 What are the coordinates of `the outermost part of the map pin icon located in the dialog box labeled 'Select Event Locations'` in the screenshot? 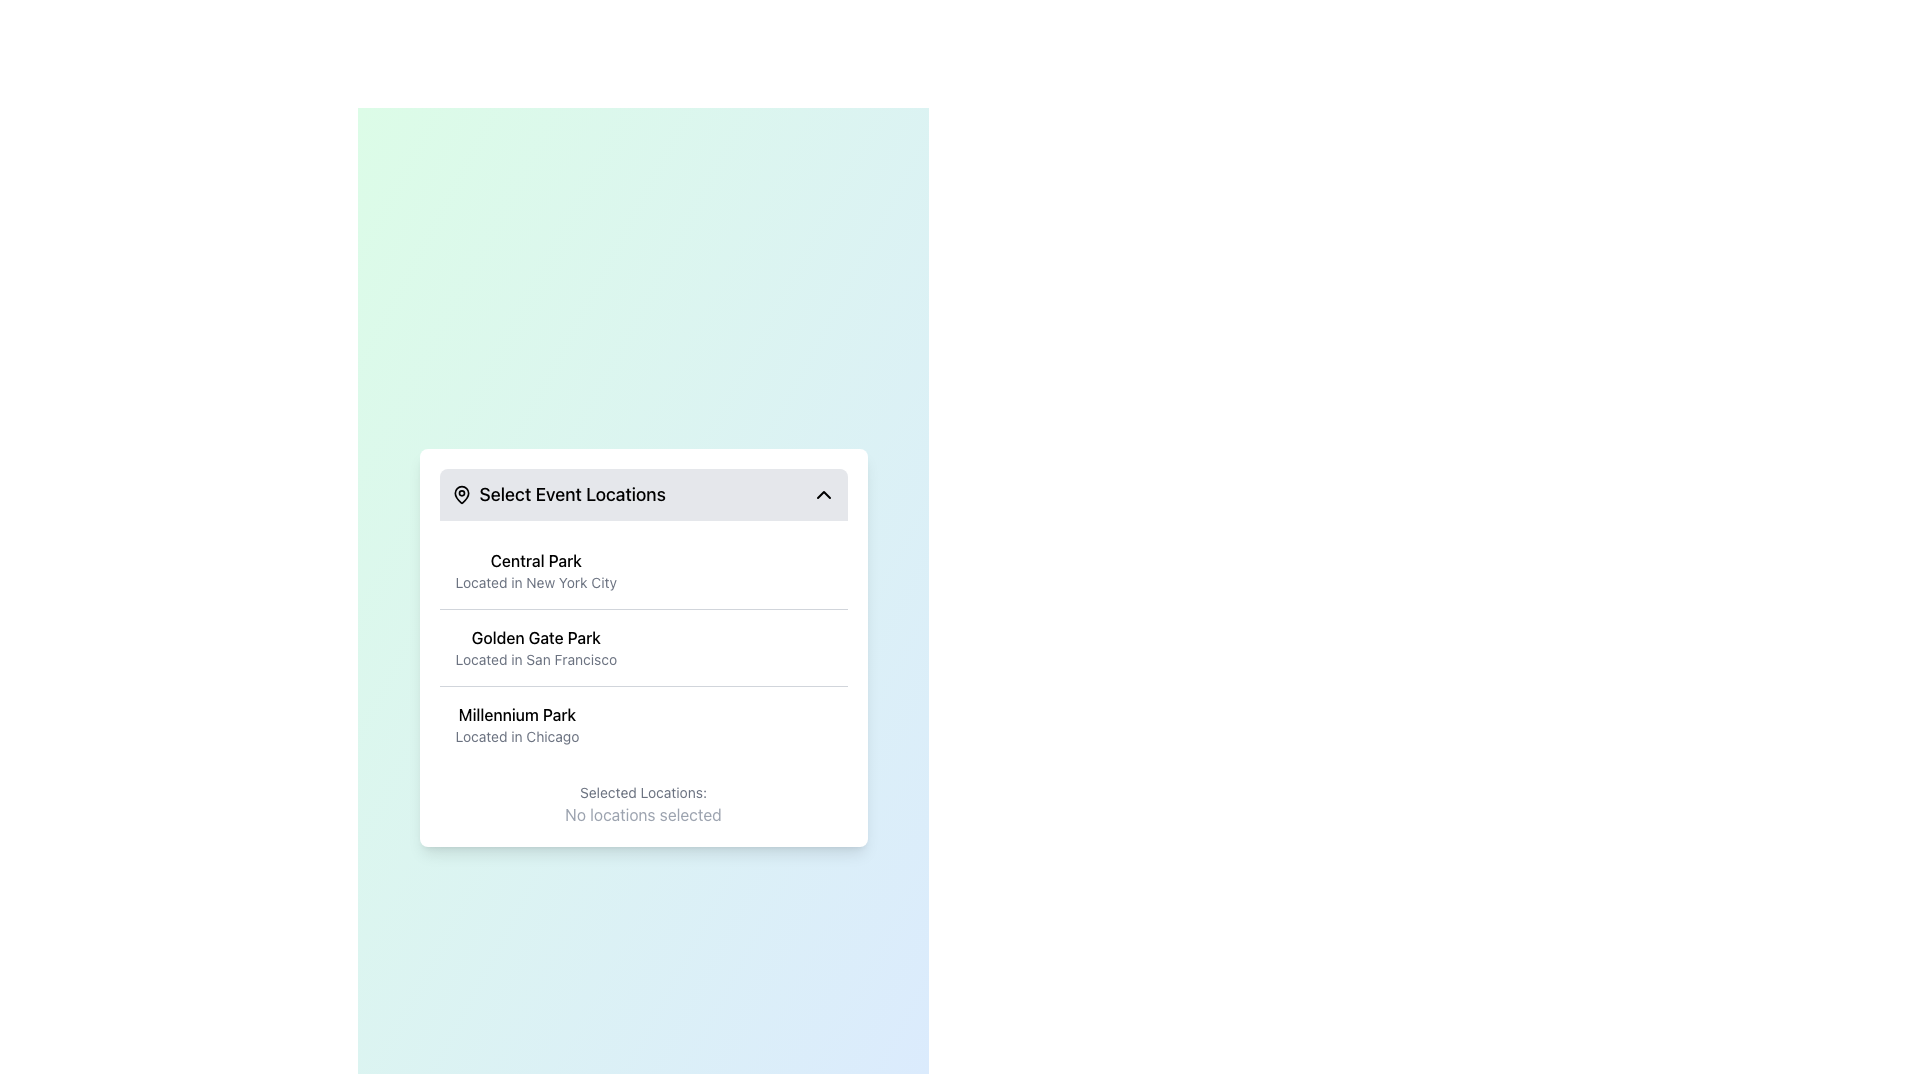 It's located at (460, 494).